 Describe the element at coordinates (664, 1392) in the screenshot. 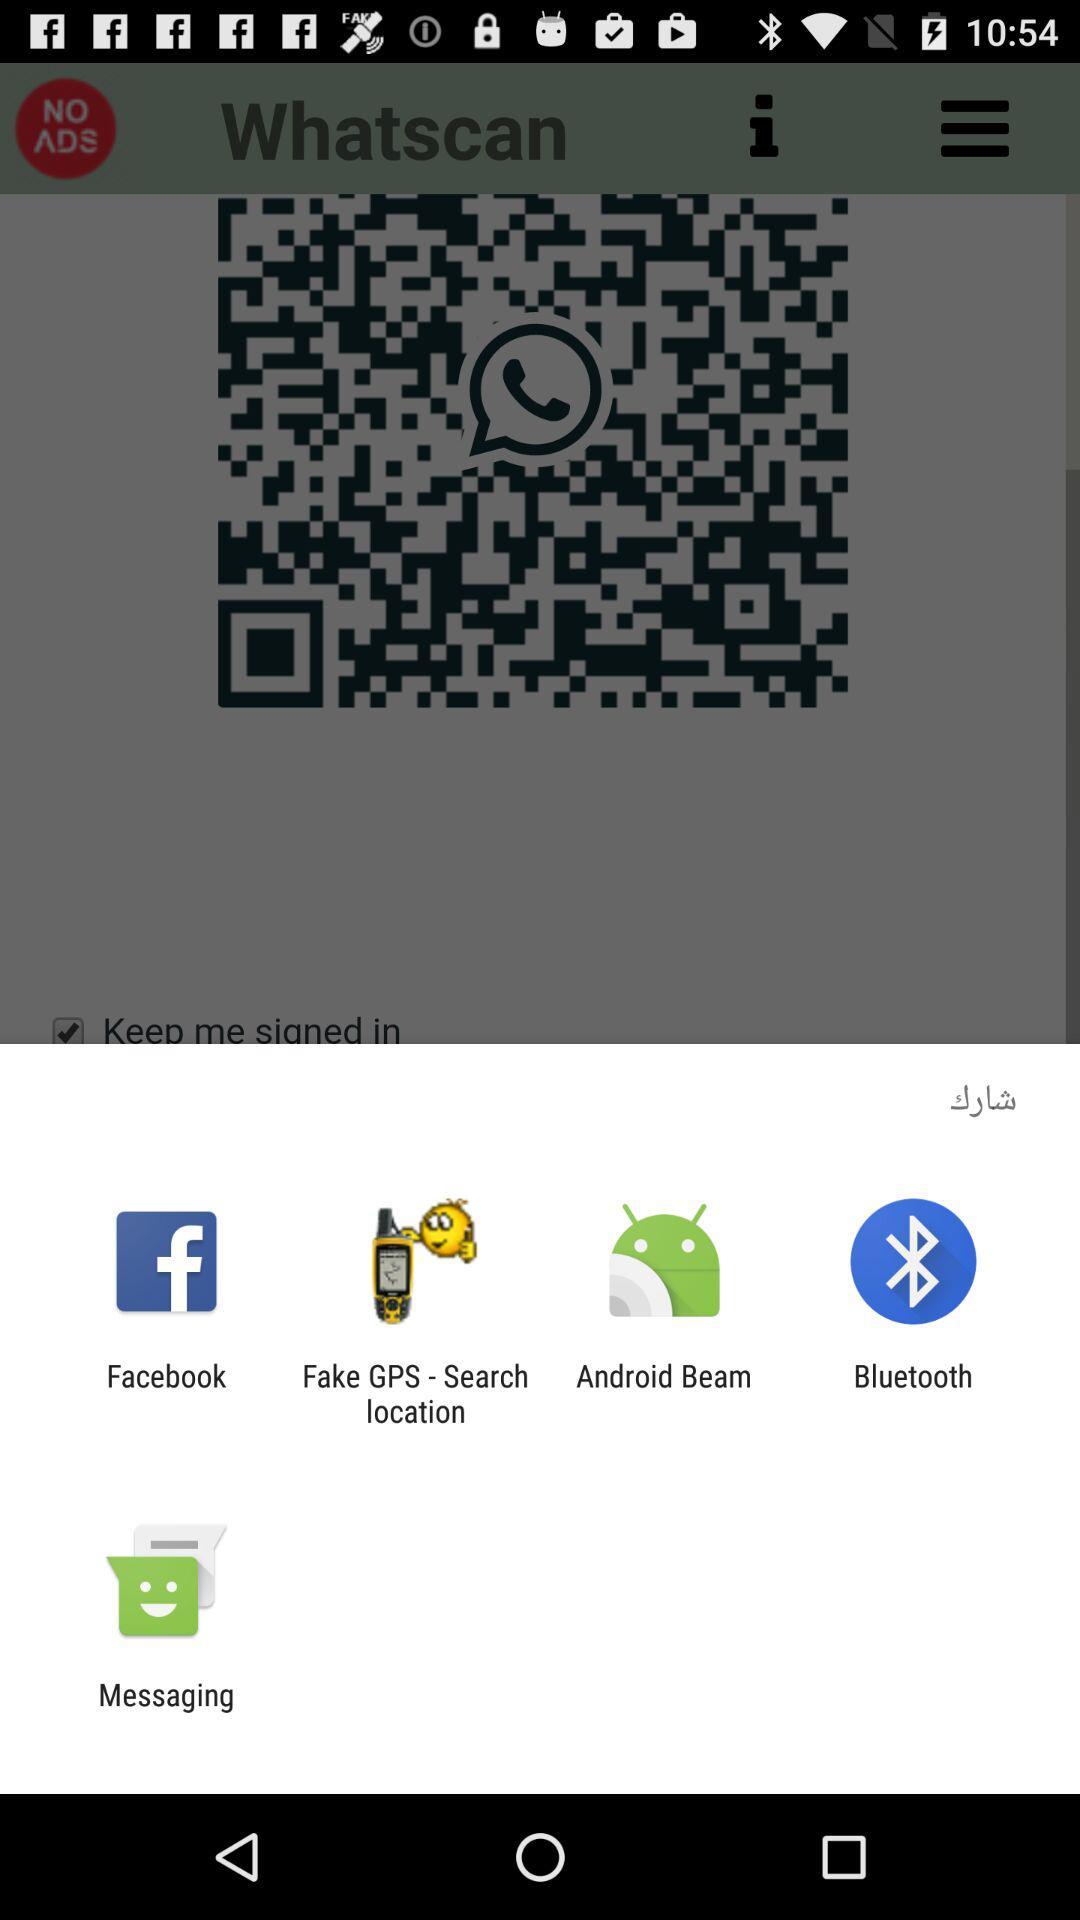

I see `android beam item` at that location.